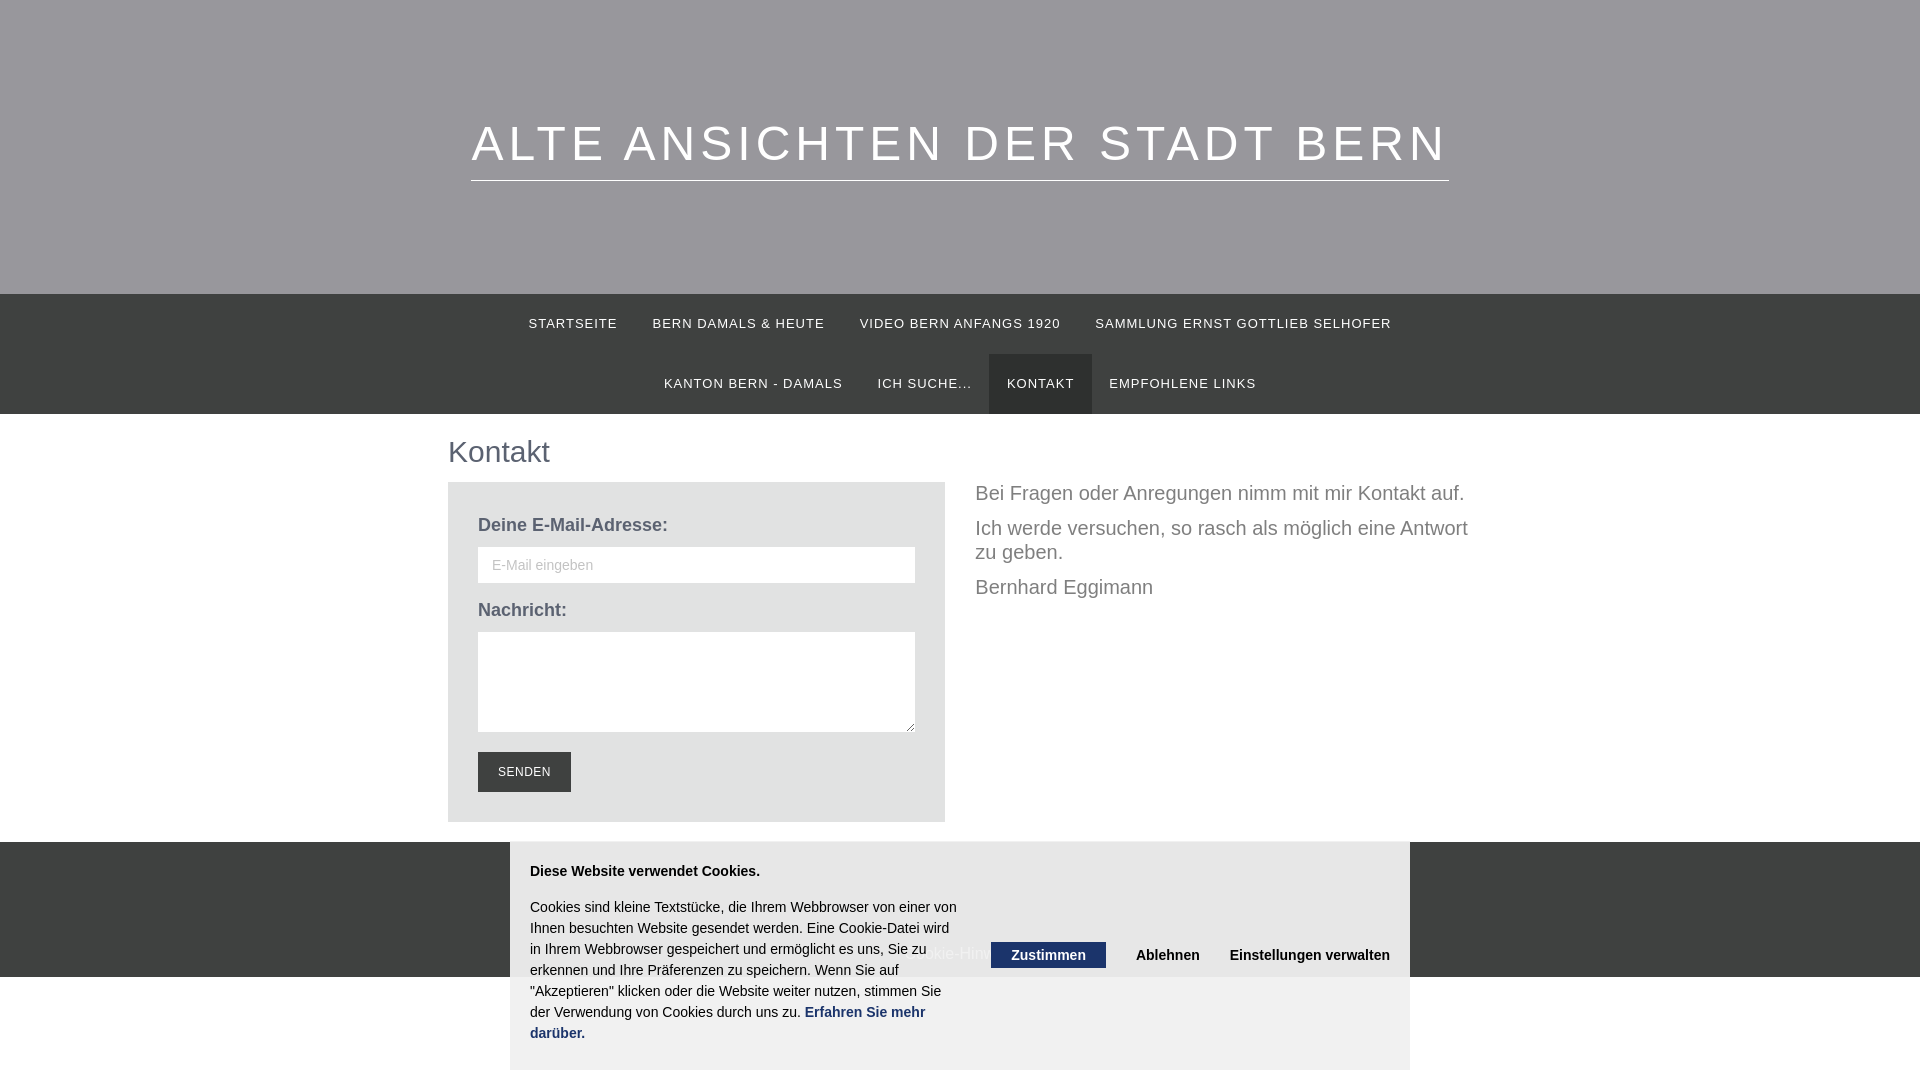  What do you see at coordinates (1047, 954) in the screenshot?
I see `'Zustimmen'` at bounding box center [1047, 954].